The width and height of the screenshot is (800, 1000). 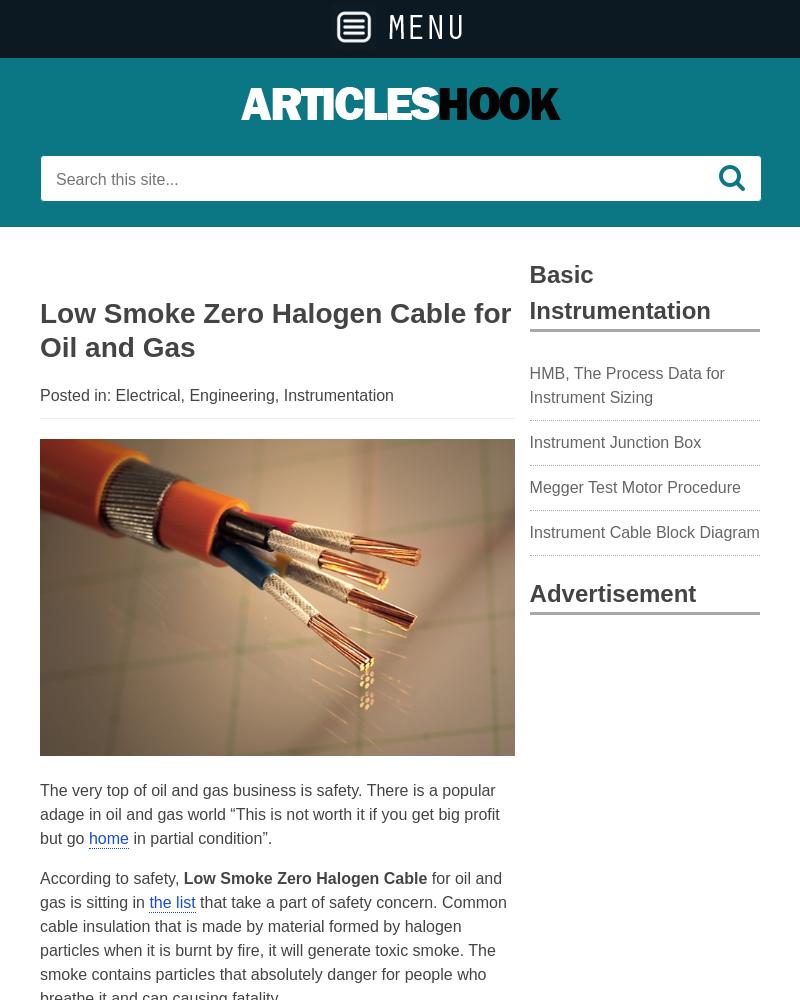 What do you see at coordinates (270, 890) in the screenshot?
I see `'for oil and gas is sitting in'` at bounding box center [270, 890].